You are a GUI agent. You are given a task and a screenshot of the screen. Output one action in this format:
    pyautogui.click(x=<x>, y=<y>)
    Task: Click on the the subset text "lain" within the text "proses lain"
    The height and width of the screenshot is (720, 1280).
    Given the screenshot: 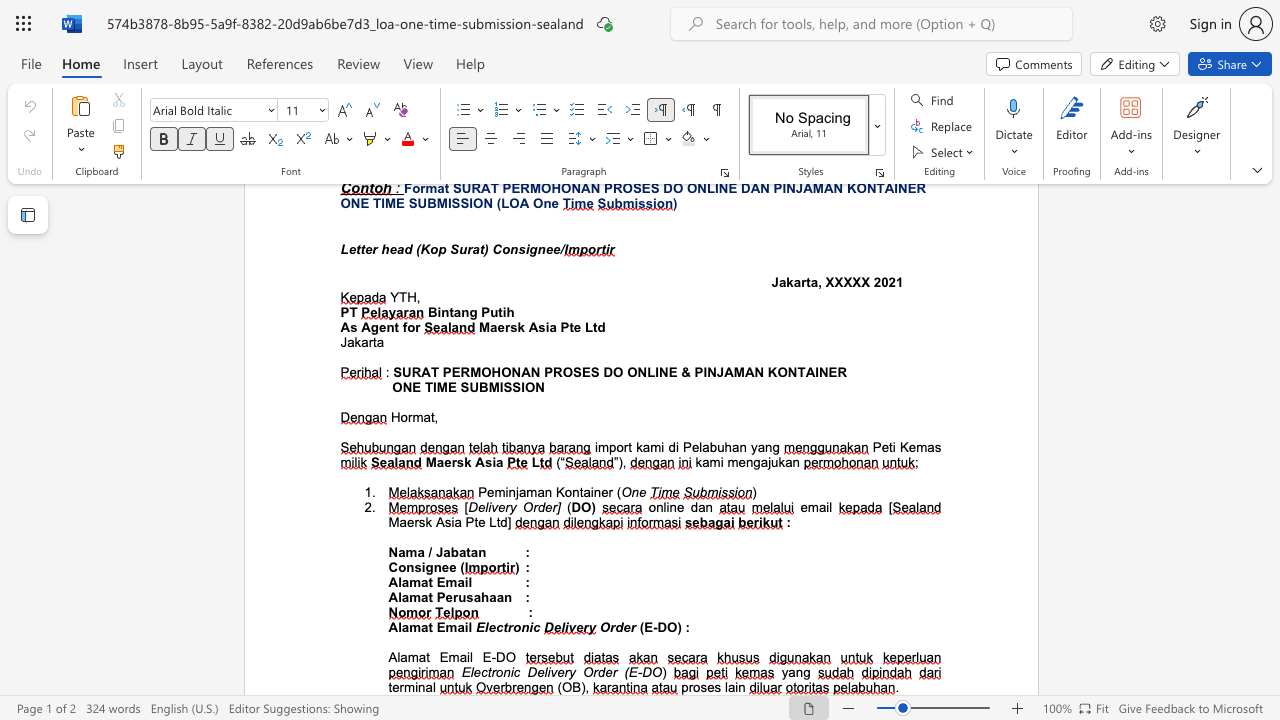 What is the action you would take?
    pyautogui.click(x=723, y=686)
    